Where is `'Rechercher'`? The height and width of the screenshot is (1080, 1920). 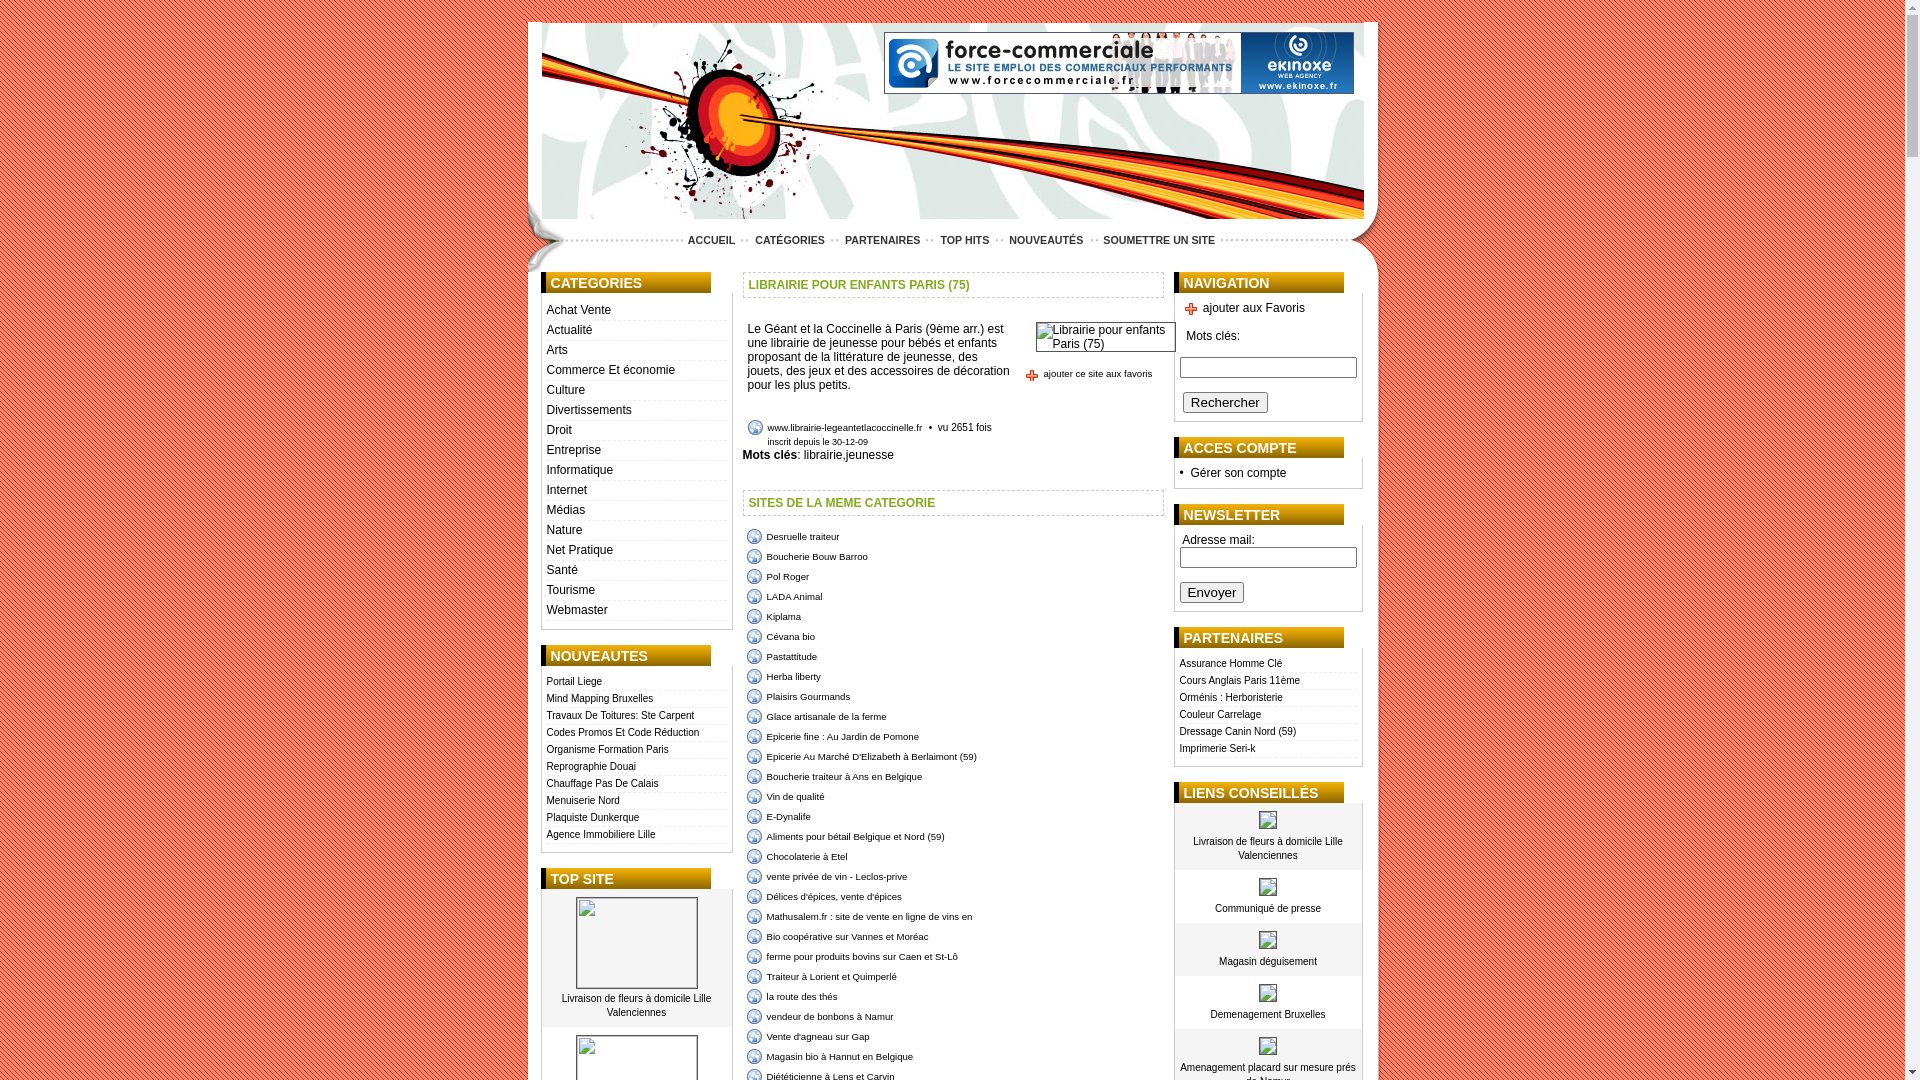
'Rechercher' is located at coordinates (1224, 402).